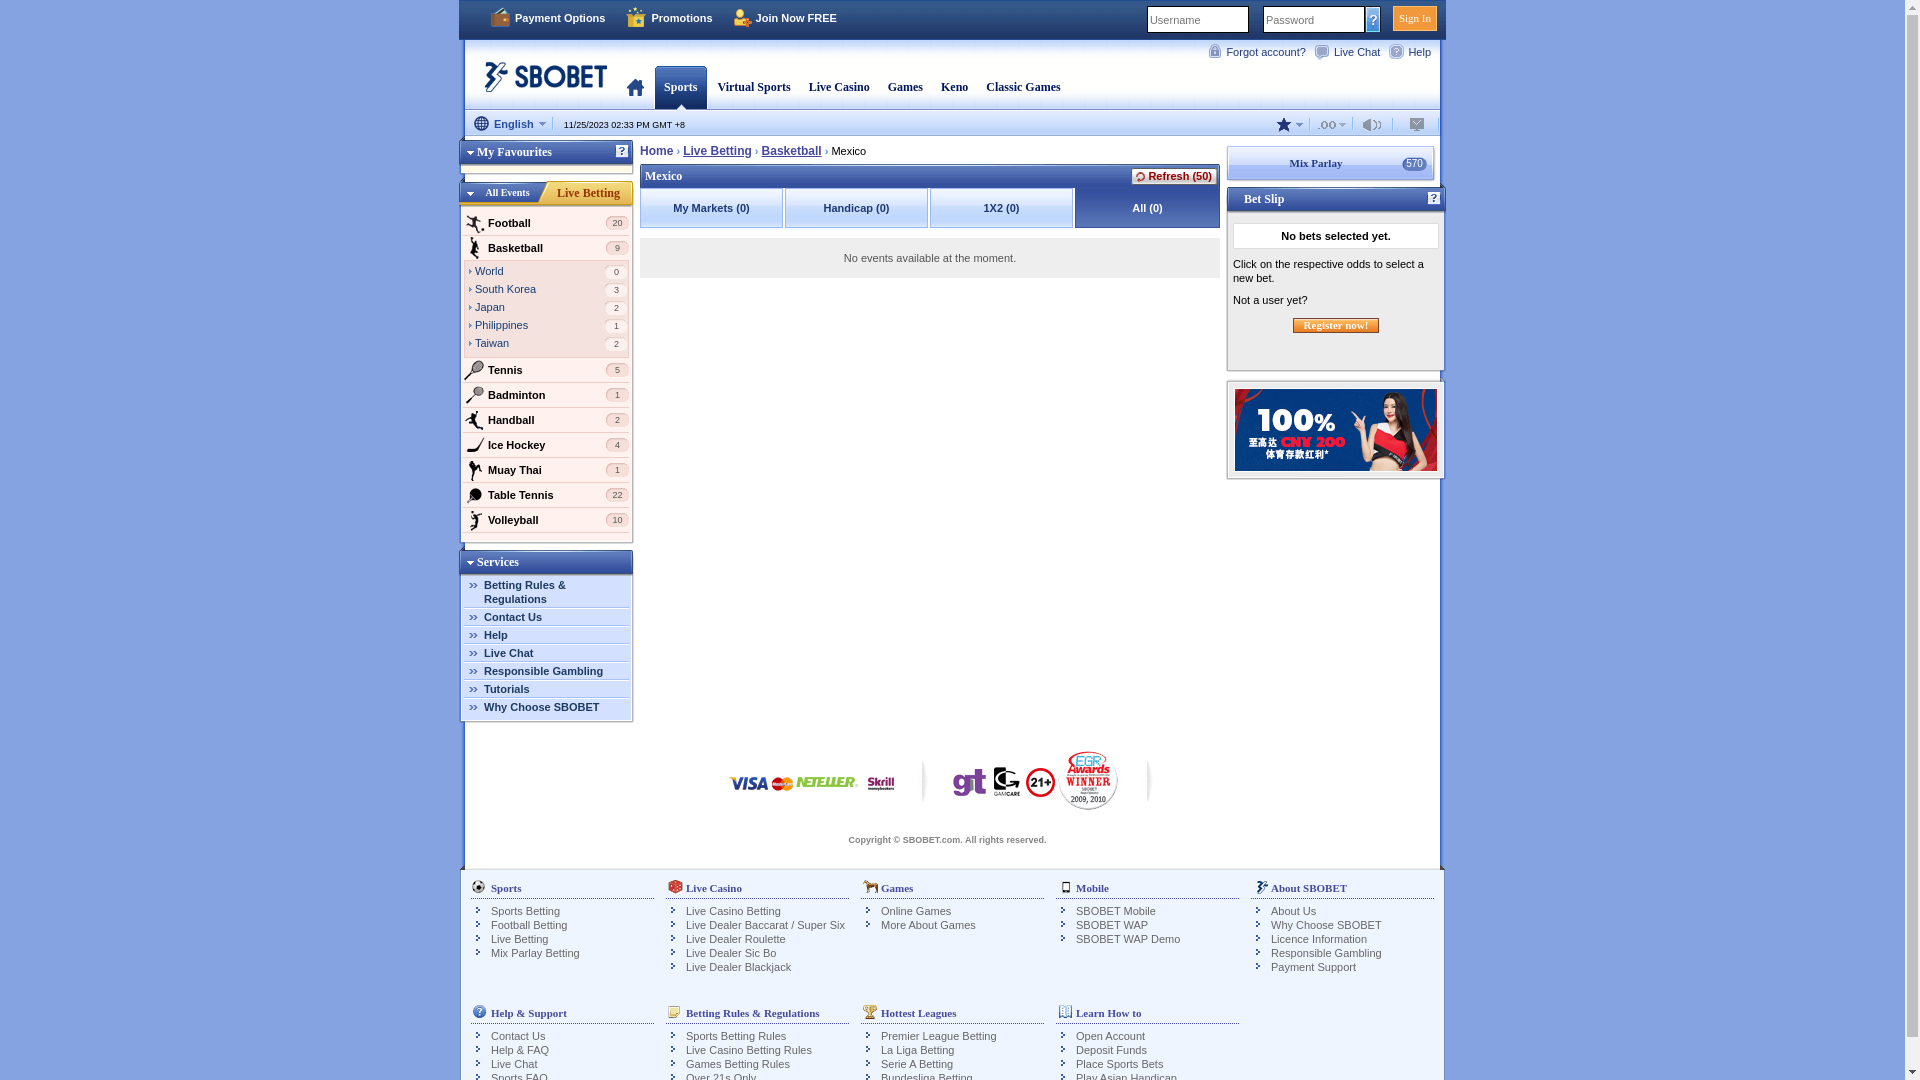 This screenshot has width=1920, height=1080. What do you see at coordinates (856, 208) in the screenshot?
I see `'Handicap (0)'` at bounding box center [856, 208].